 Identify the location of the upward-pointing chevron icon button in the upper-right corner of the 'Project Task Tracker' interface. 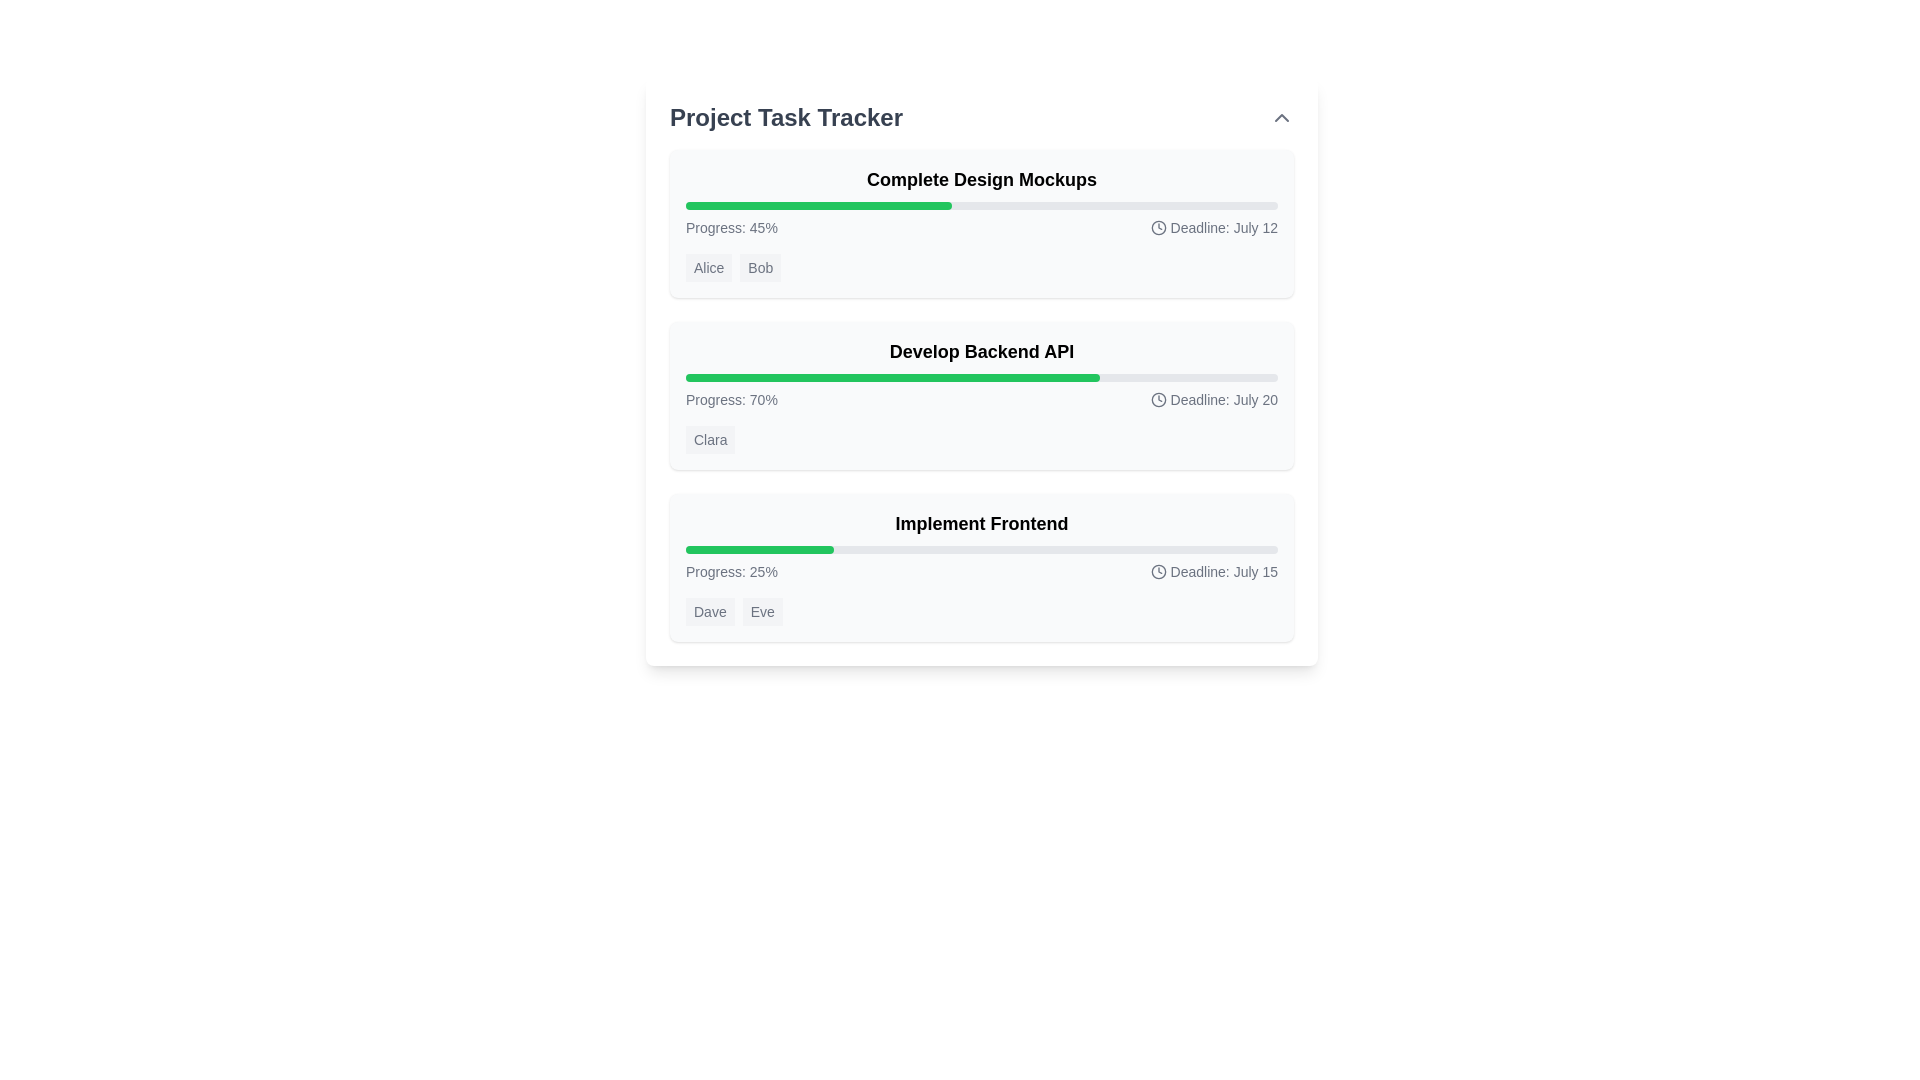
(1281, 118).